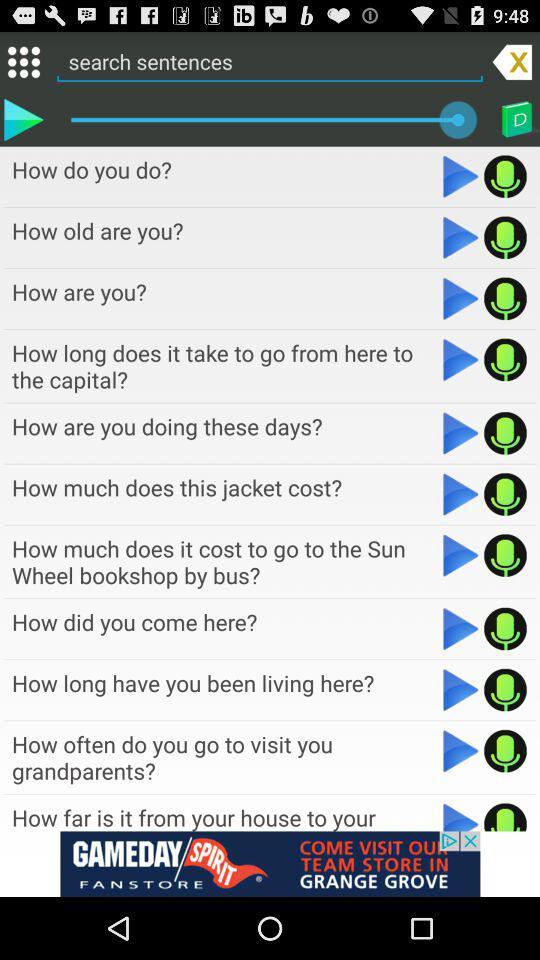  What do you see at coordinates (22, 119) in the screenshot?
I see `selected play` at bounding box center [22, 119].